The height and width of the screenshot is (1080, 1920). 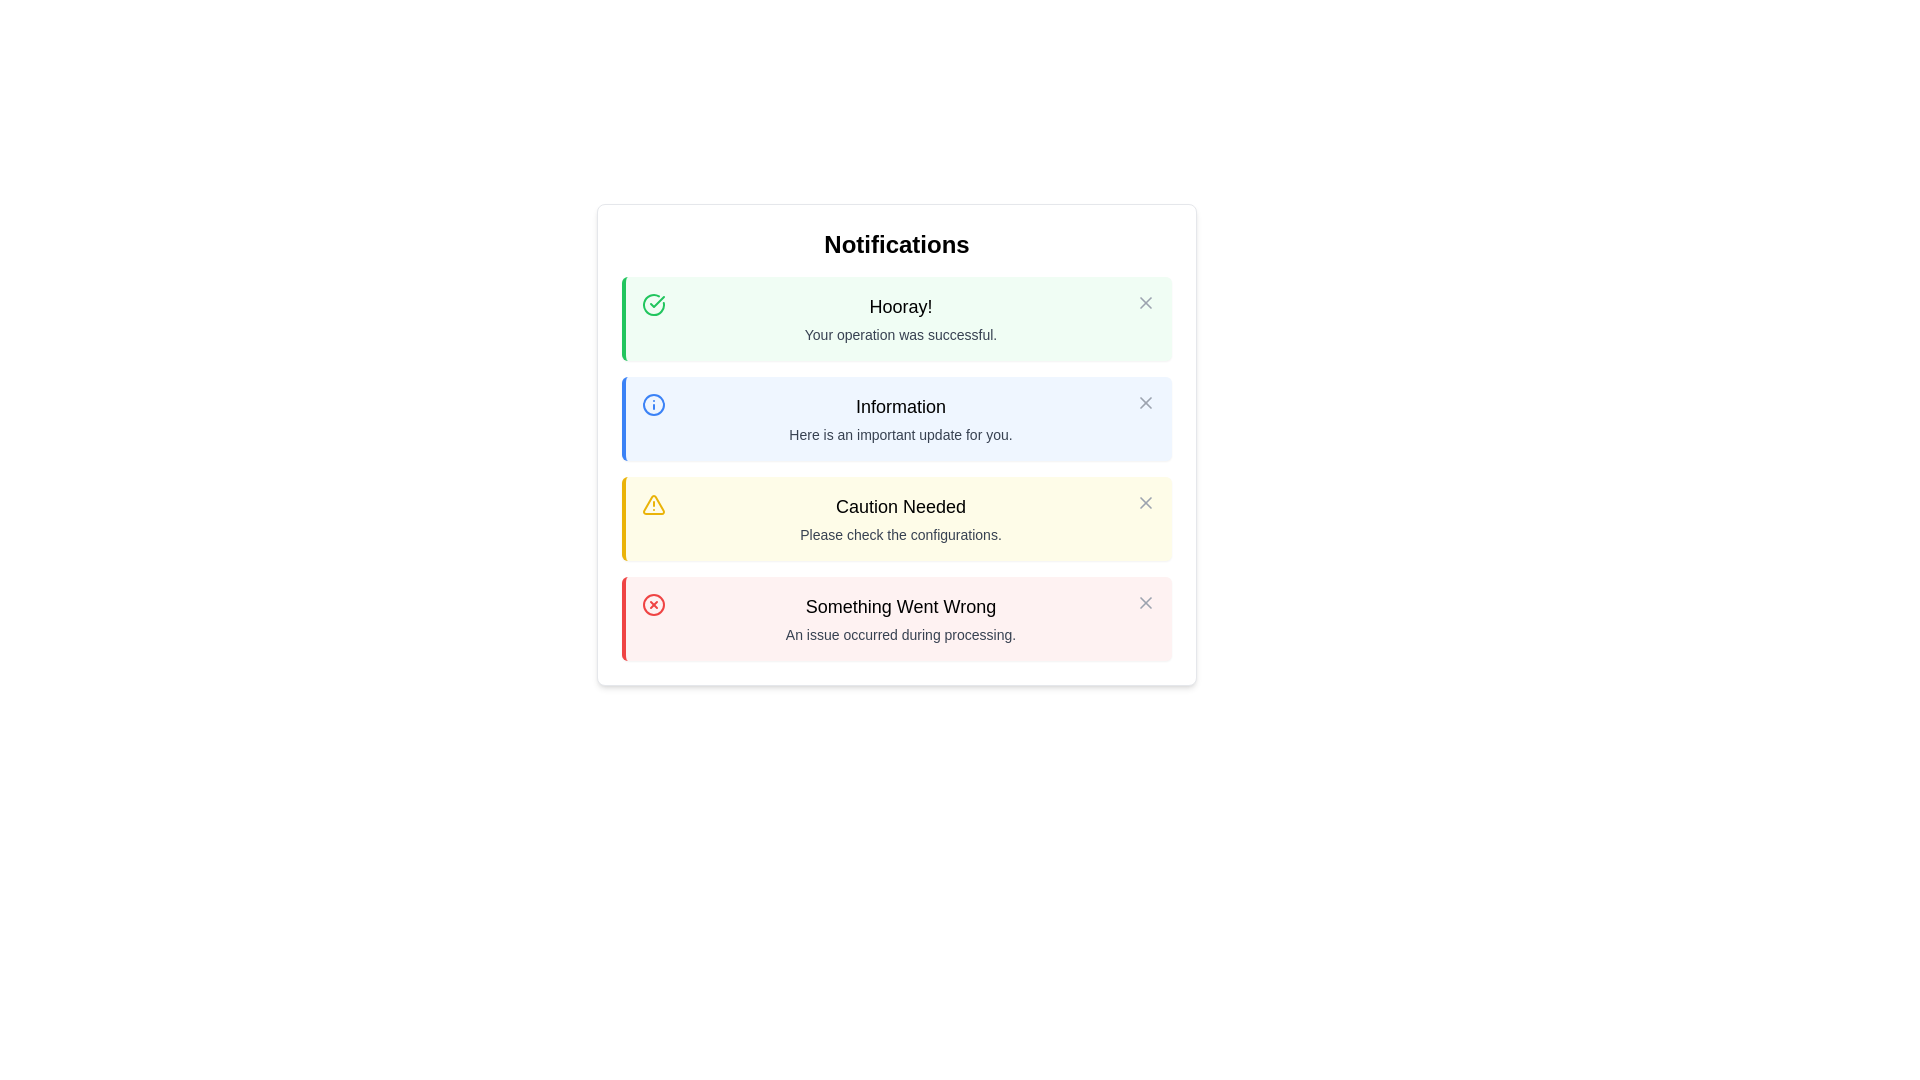 I want to click on warning message from the Notification box, which is the third notification in the vertical list, situated between 'Information' and 'Something Went Wrong', so click(x=900, y=518).